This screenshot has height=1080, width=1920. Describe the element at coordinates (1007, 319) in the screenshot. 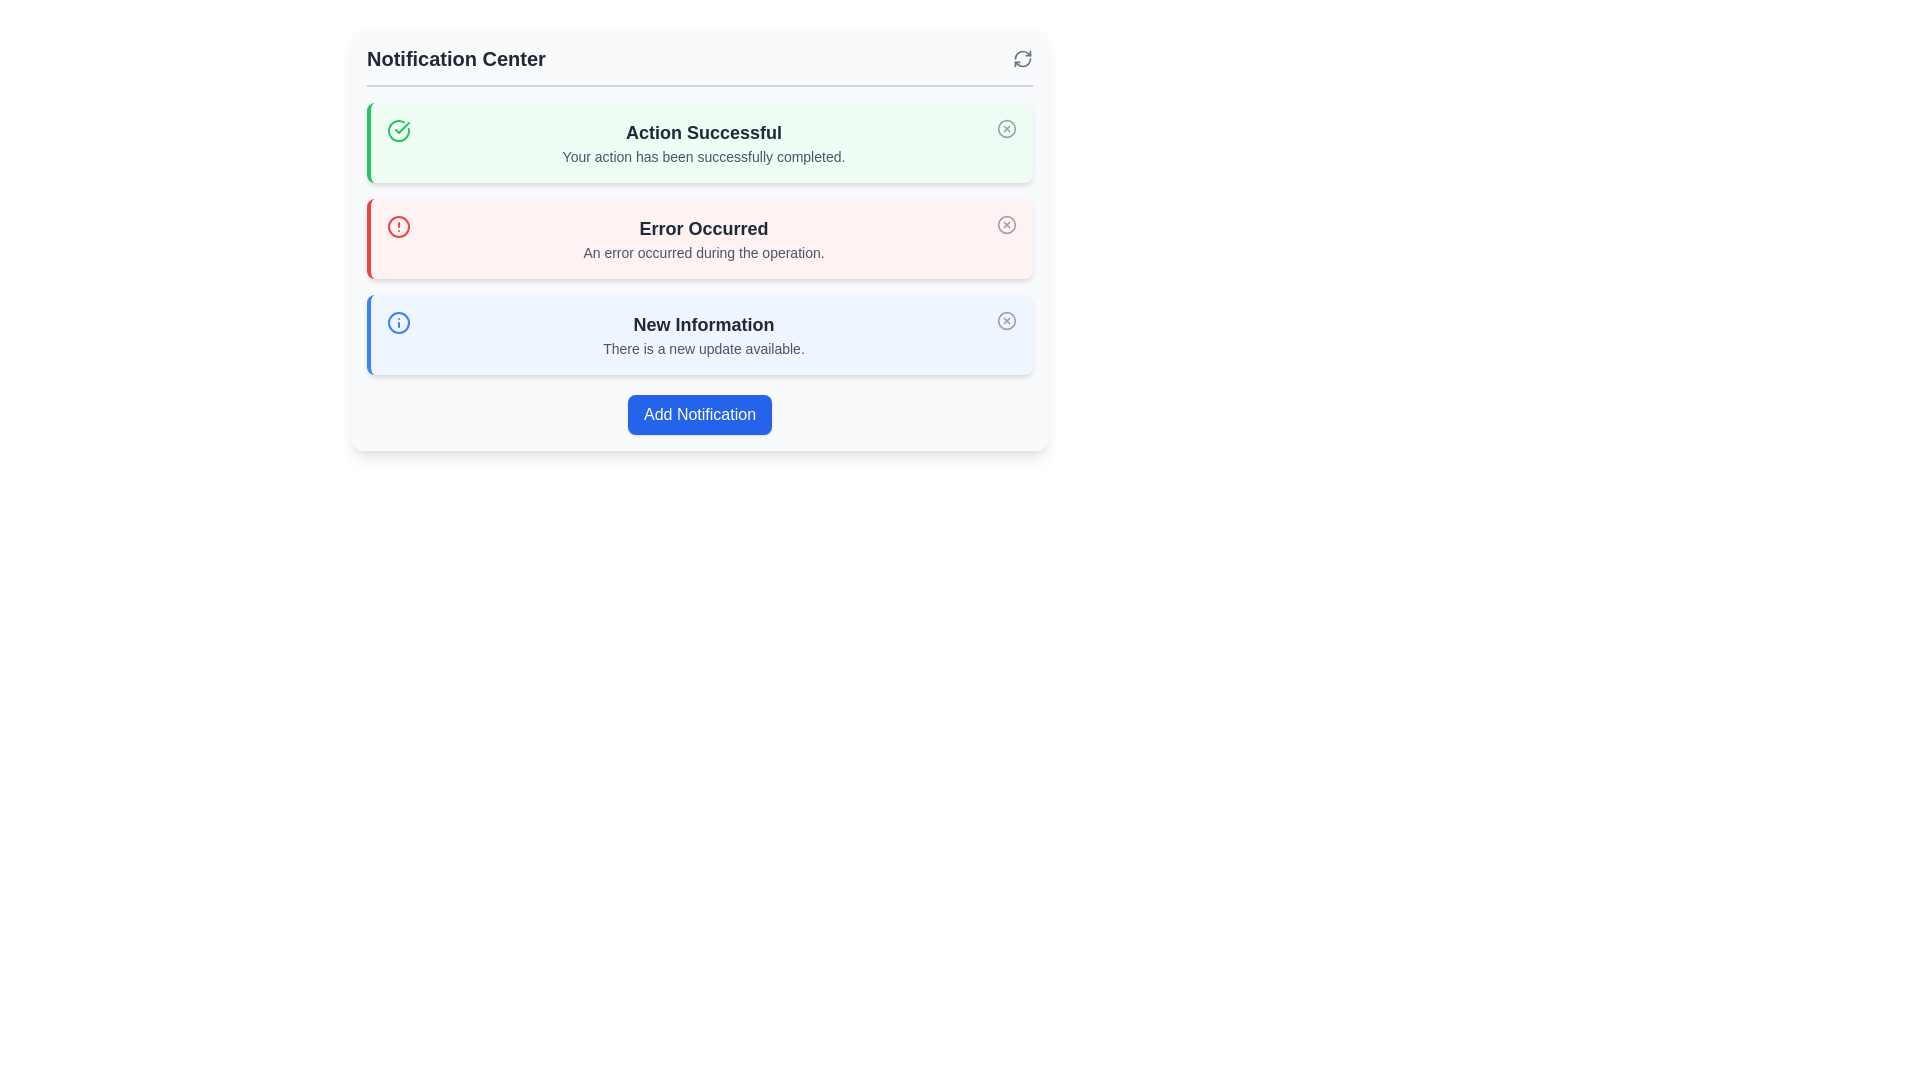

I see `the SVG circle element located inside the 'New Information' notification box, toward the right side, which is part of a visual indicator` at that location.